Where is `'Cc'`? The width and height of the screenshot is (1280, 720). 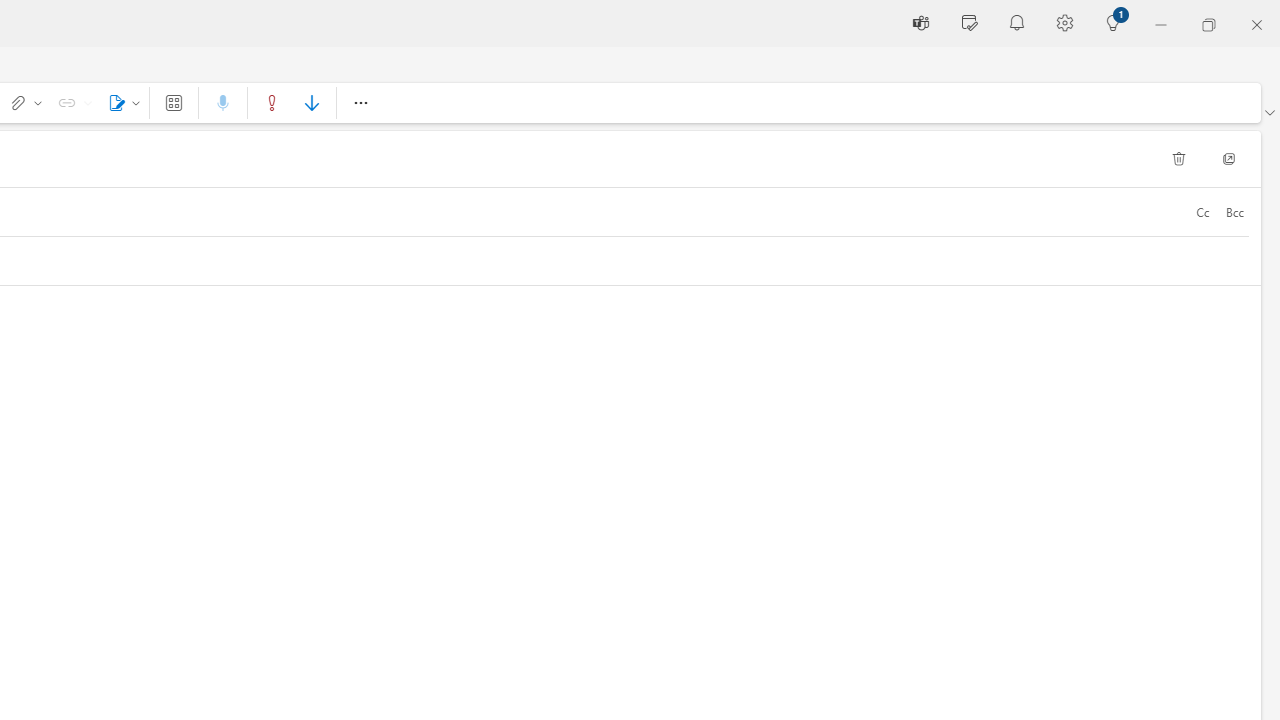 'Cc' is located at coordinates (1201, 212).